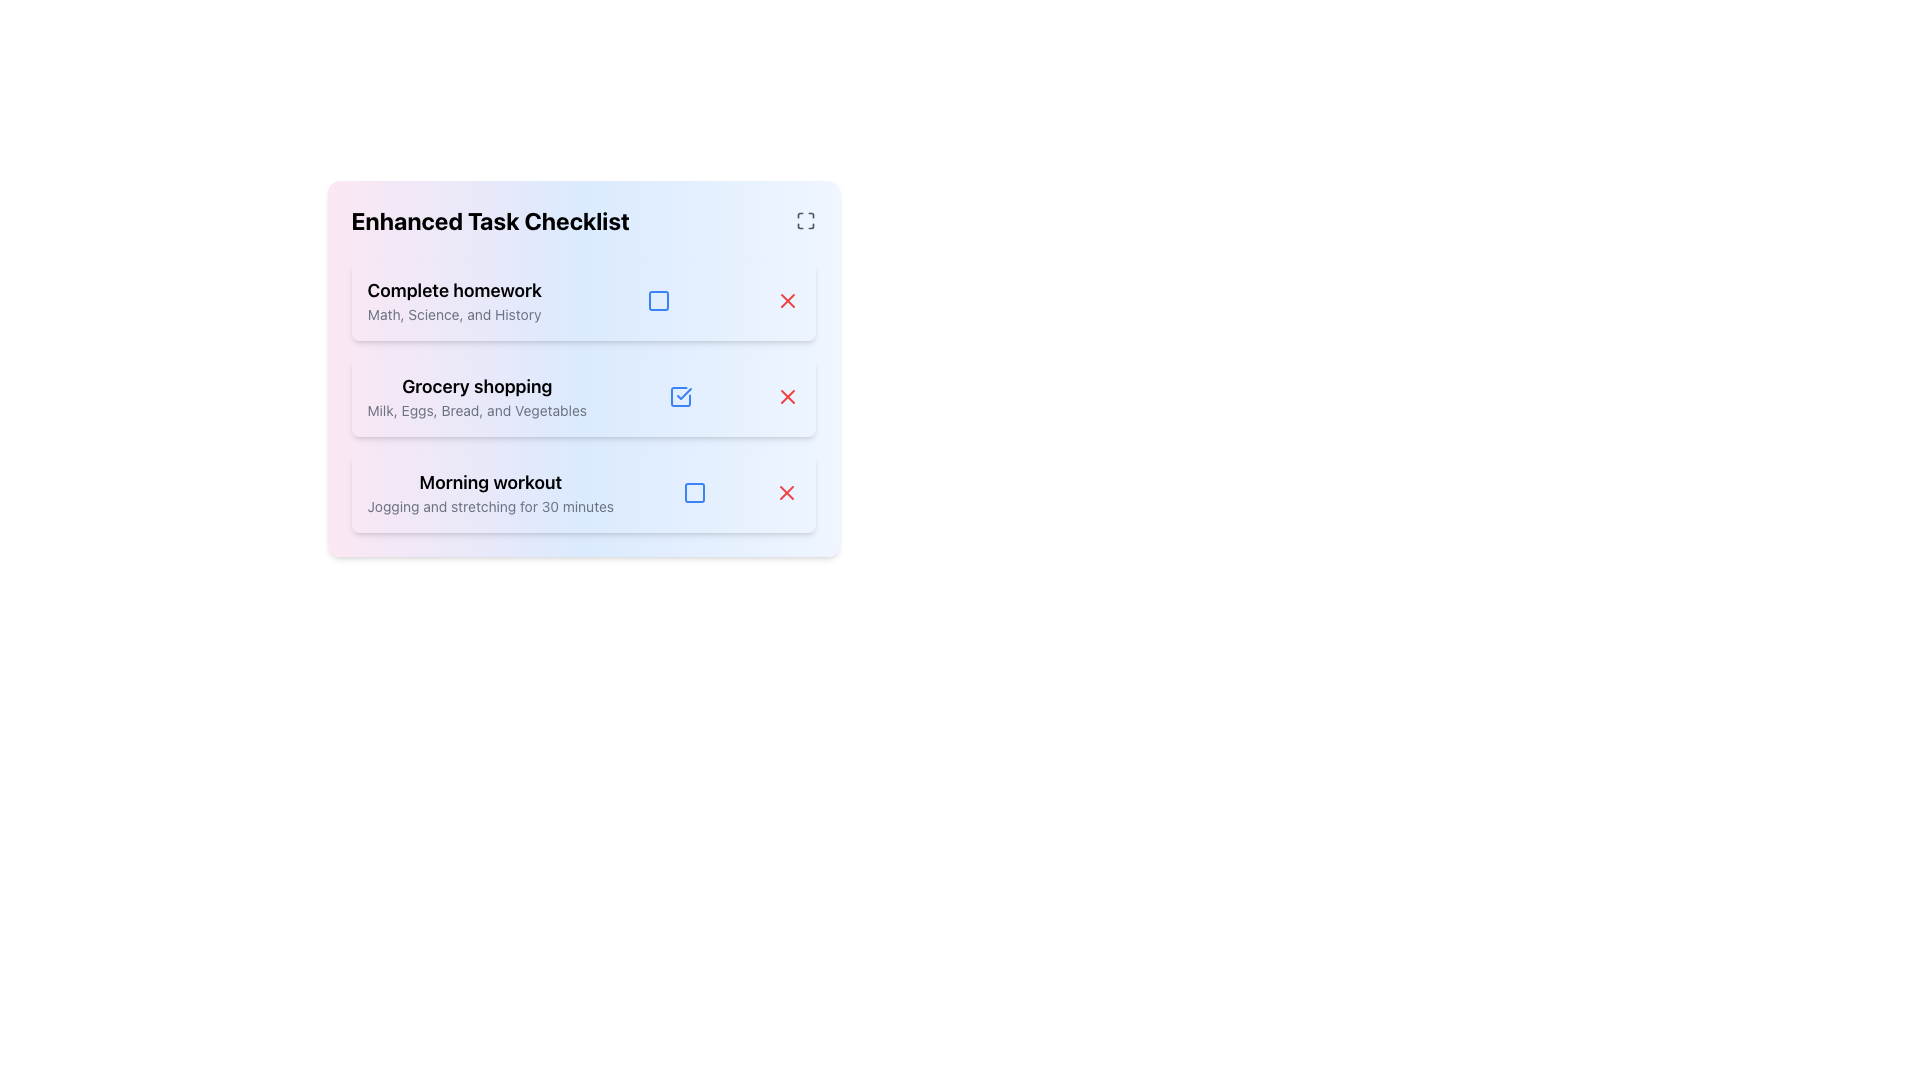  I want to click on the first checkbox in the checklist next to the text 'Complete homework' to mark the task as complete, so click(658, 300).